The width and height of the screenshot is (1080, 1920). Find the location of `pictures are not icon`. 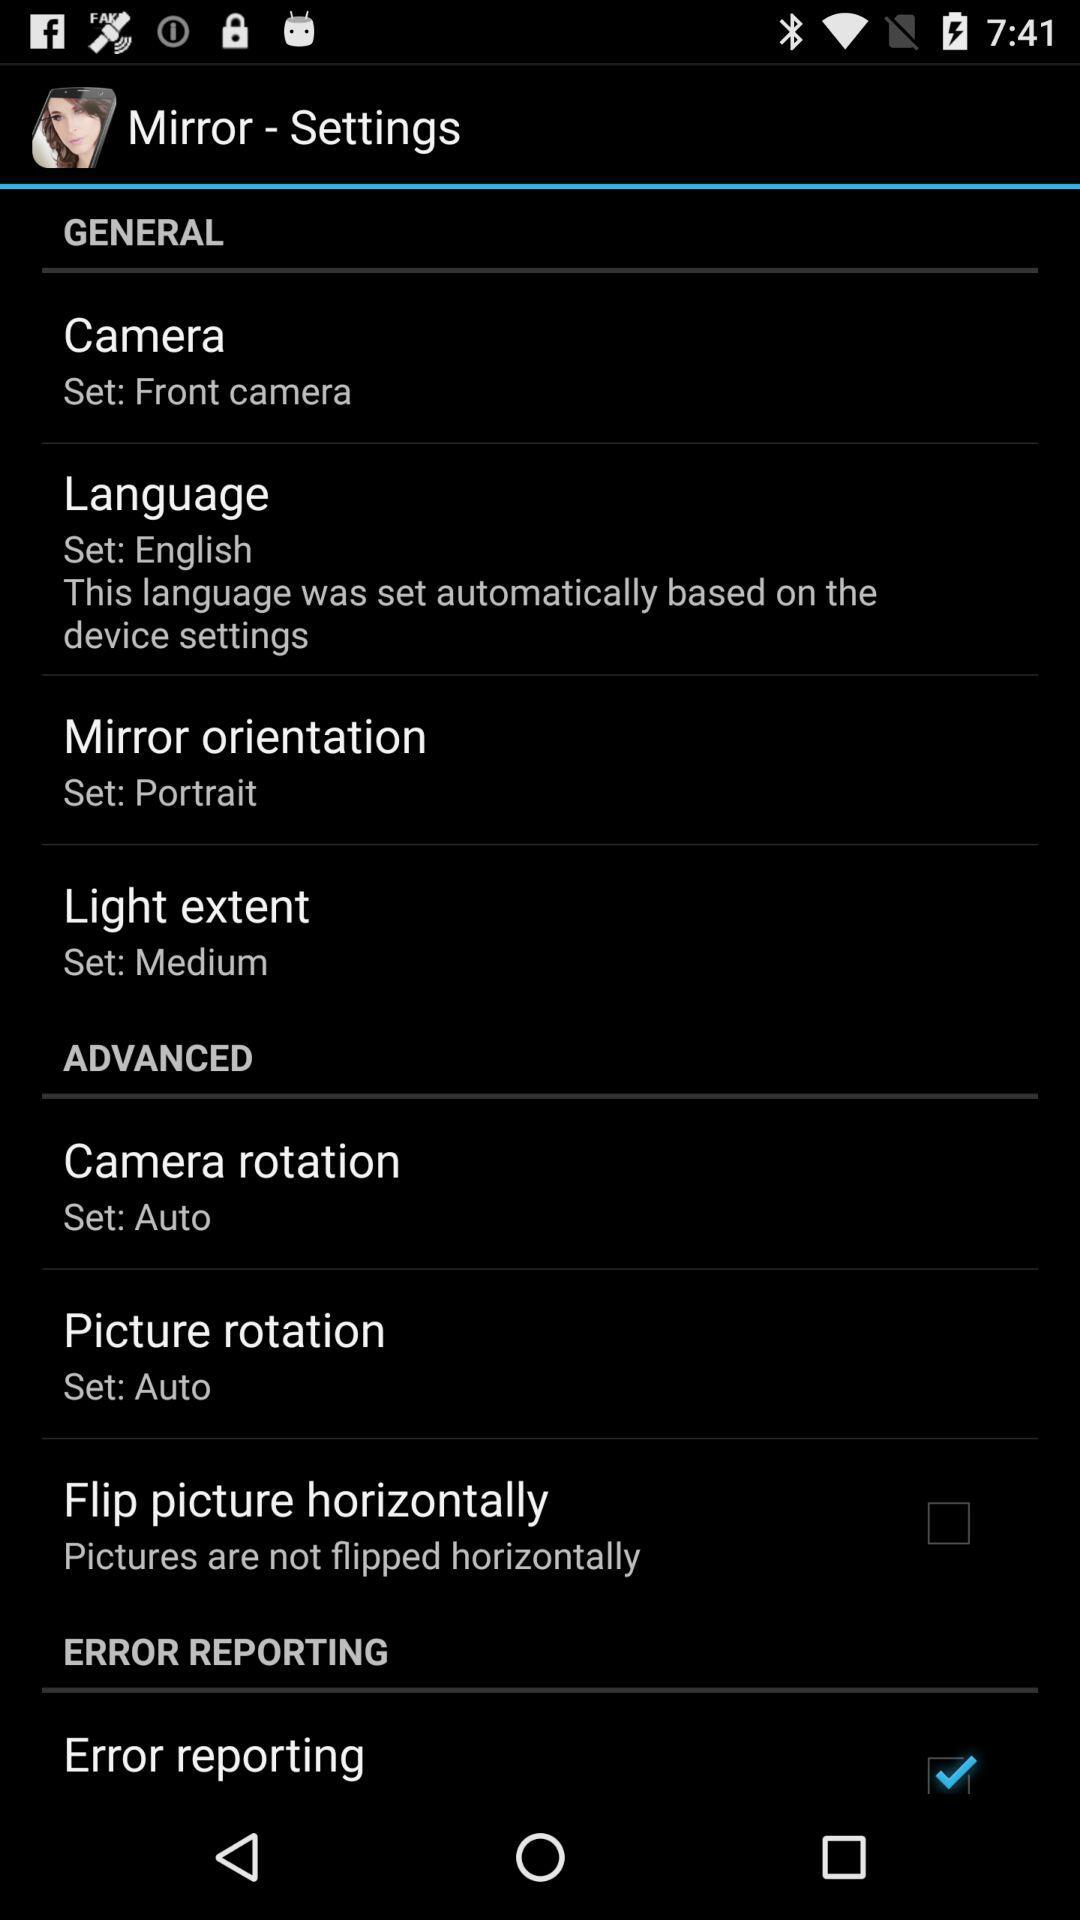

pictures are not icon is located at coordinates (350, 1553).